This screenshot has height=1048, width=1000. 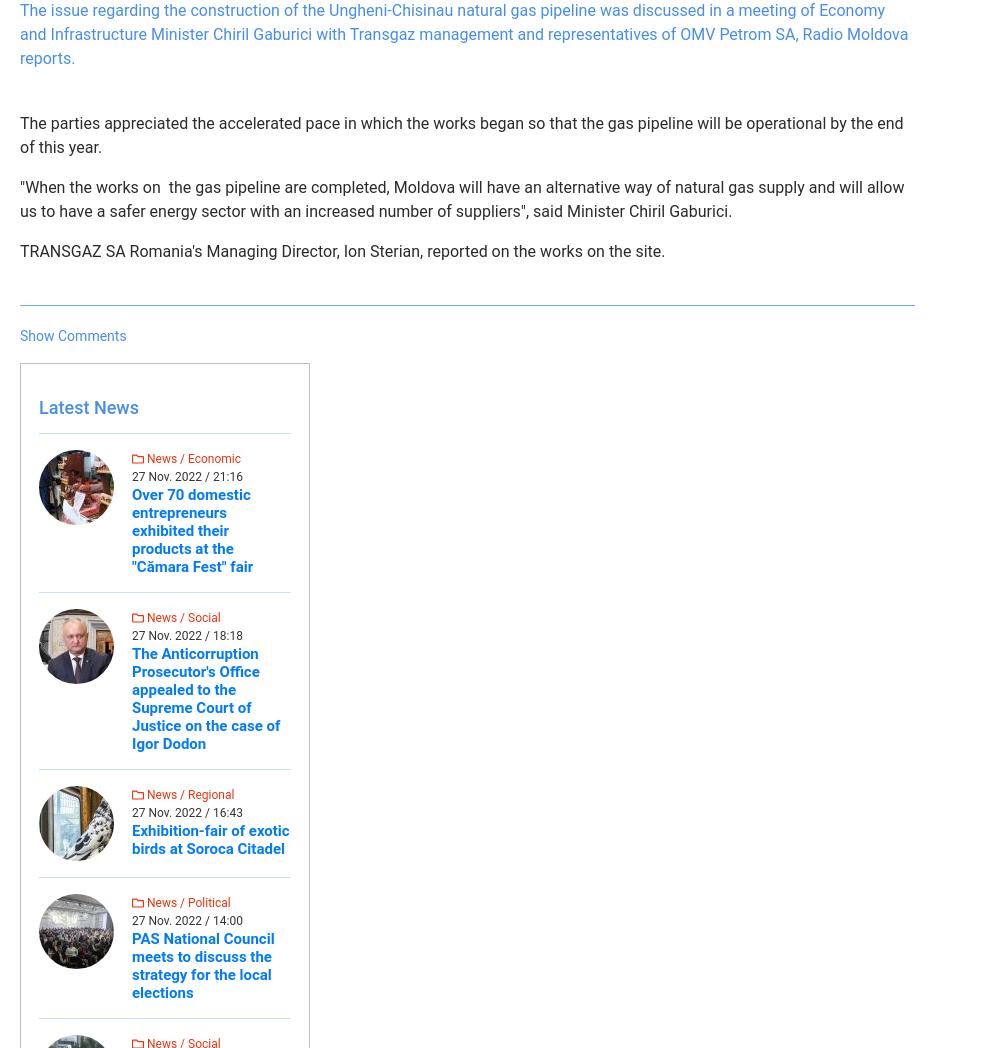 I want to click on '"When the works on  the gas pipeline are completed, Moldova will have an alternative way of natural gas supply and will allow us to have a safer energy sector with an increased number of suppliers", said Minister Chiril Gaburici.', so click(x=461, y=197).